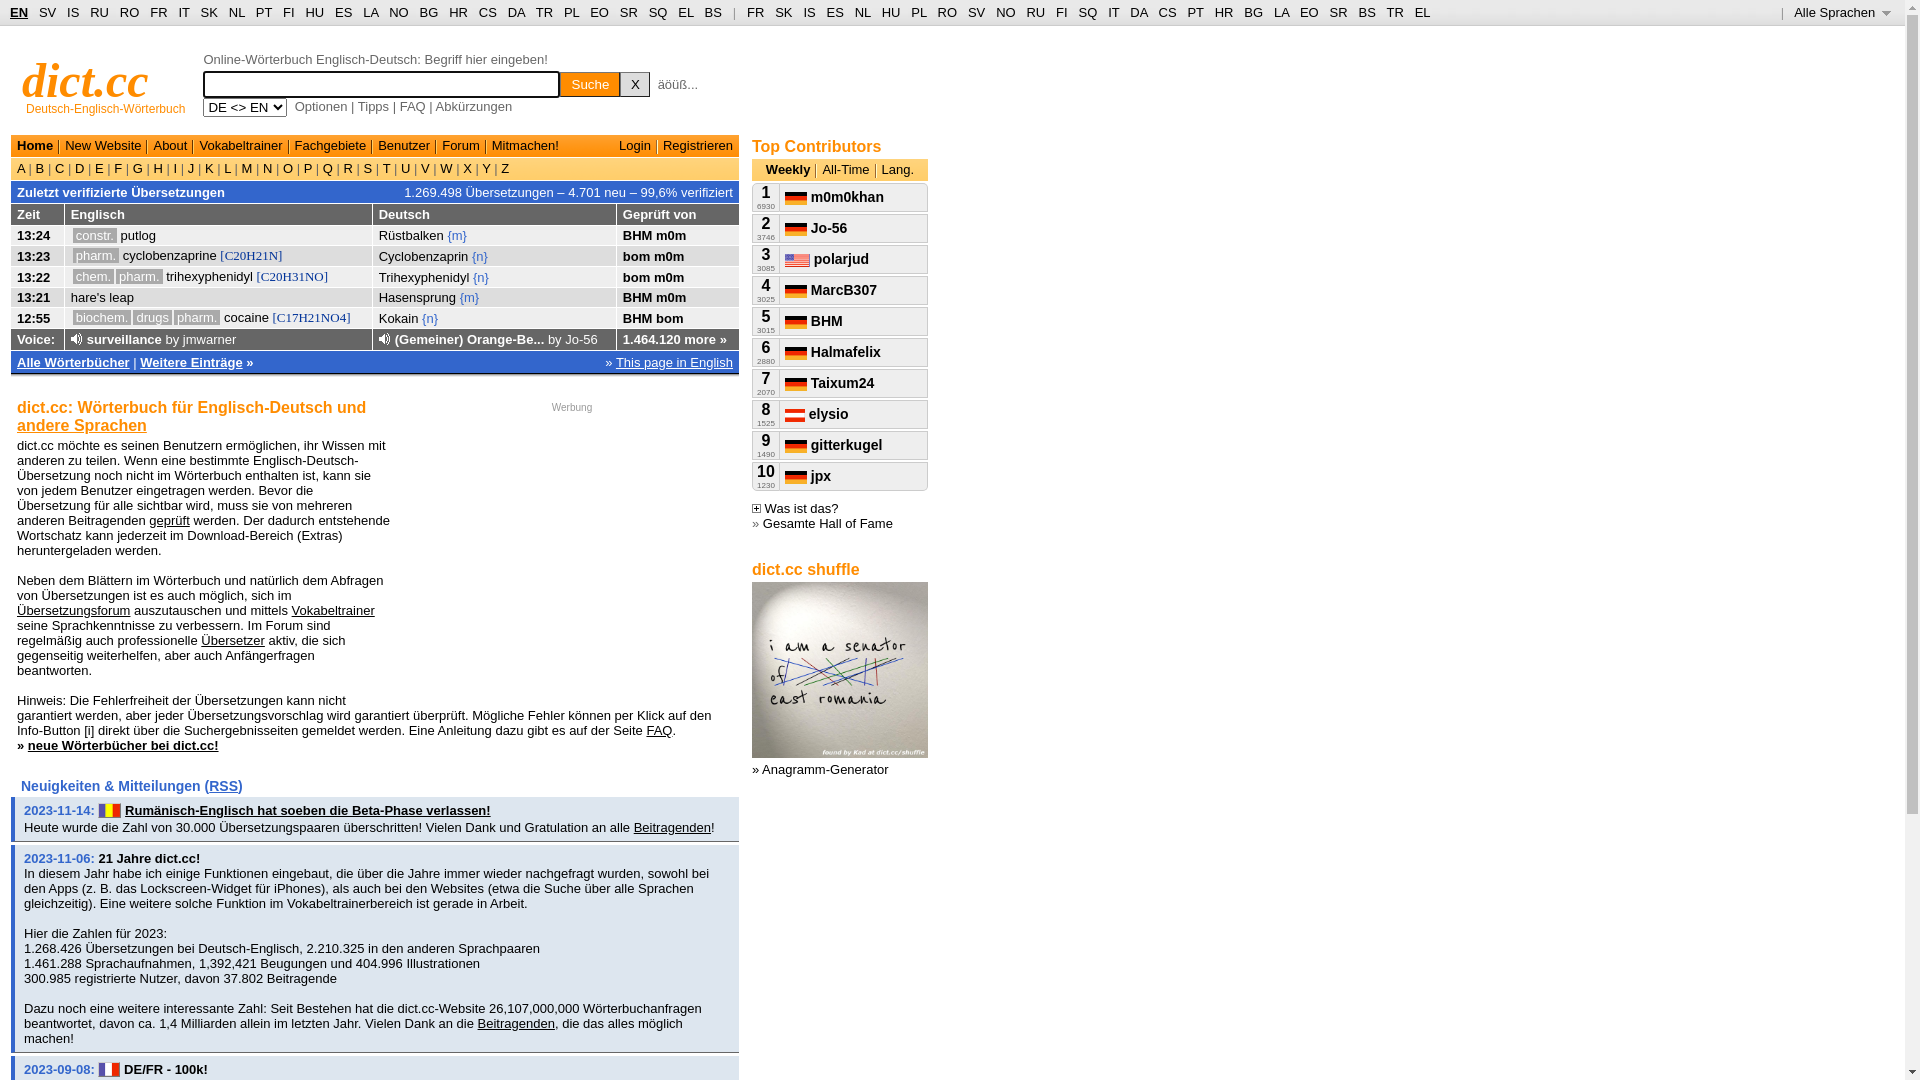  Describe the element at coordinates (151, 316) in the screenshot. I see `'drugs'` at that location.